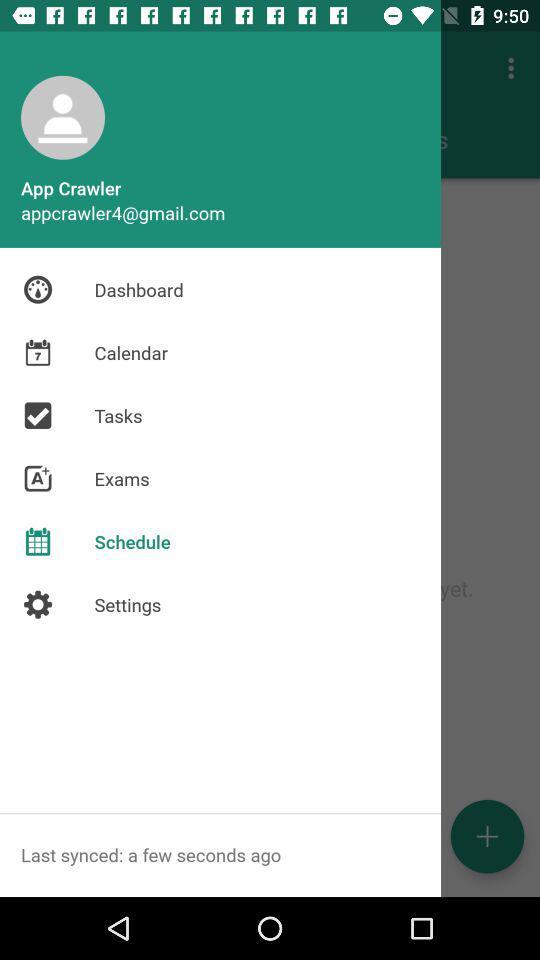 Image resolution: width=540 pixels, height=960 pixels. Describe the element at coordinates (63, 117) in the screenshot. I see `the icon app crawler` at that location.